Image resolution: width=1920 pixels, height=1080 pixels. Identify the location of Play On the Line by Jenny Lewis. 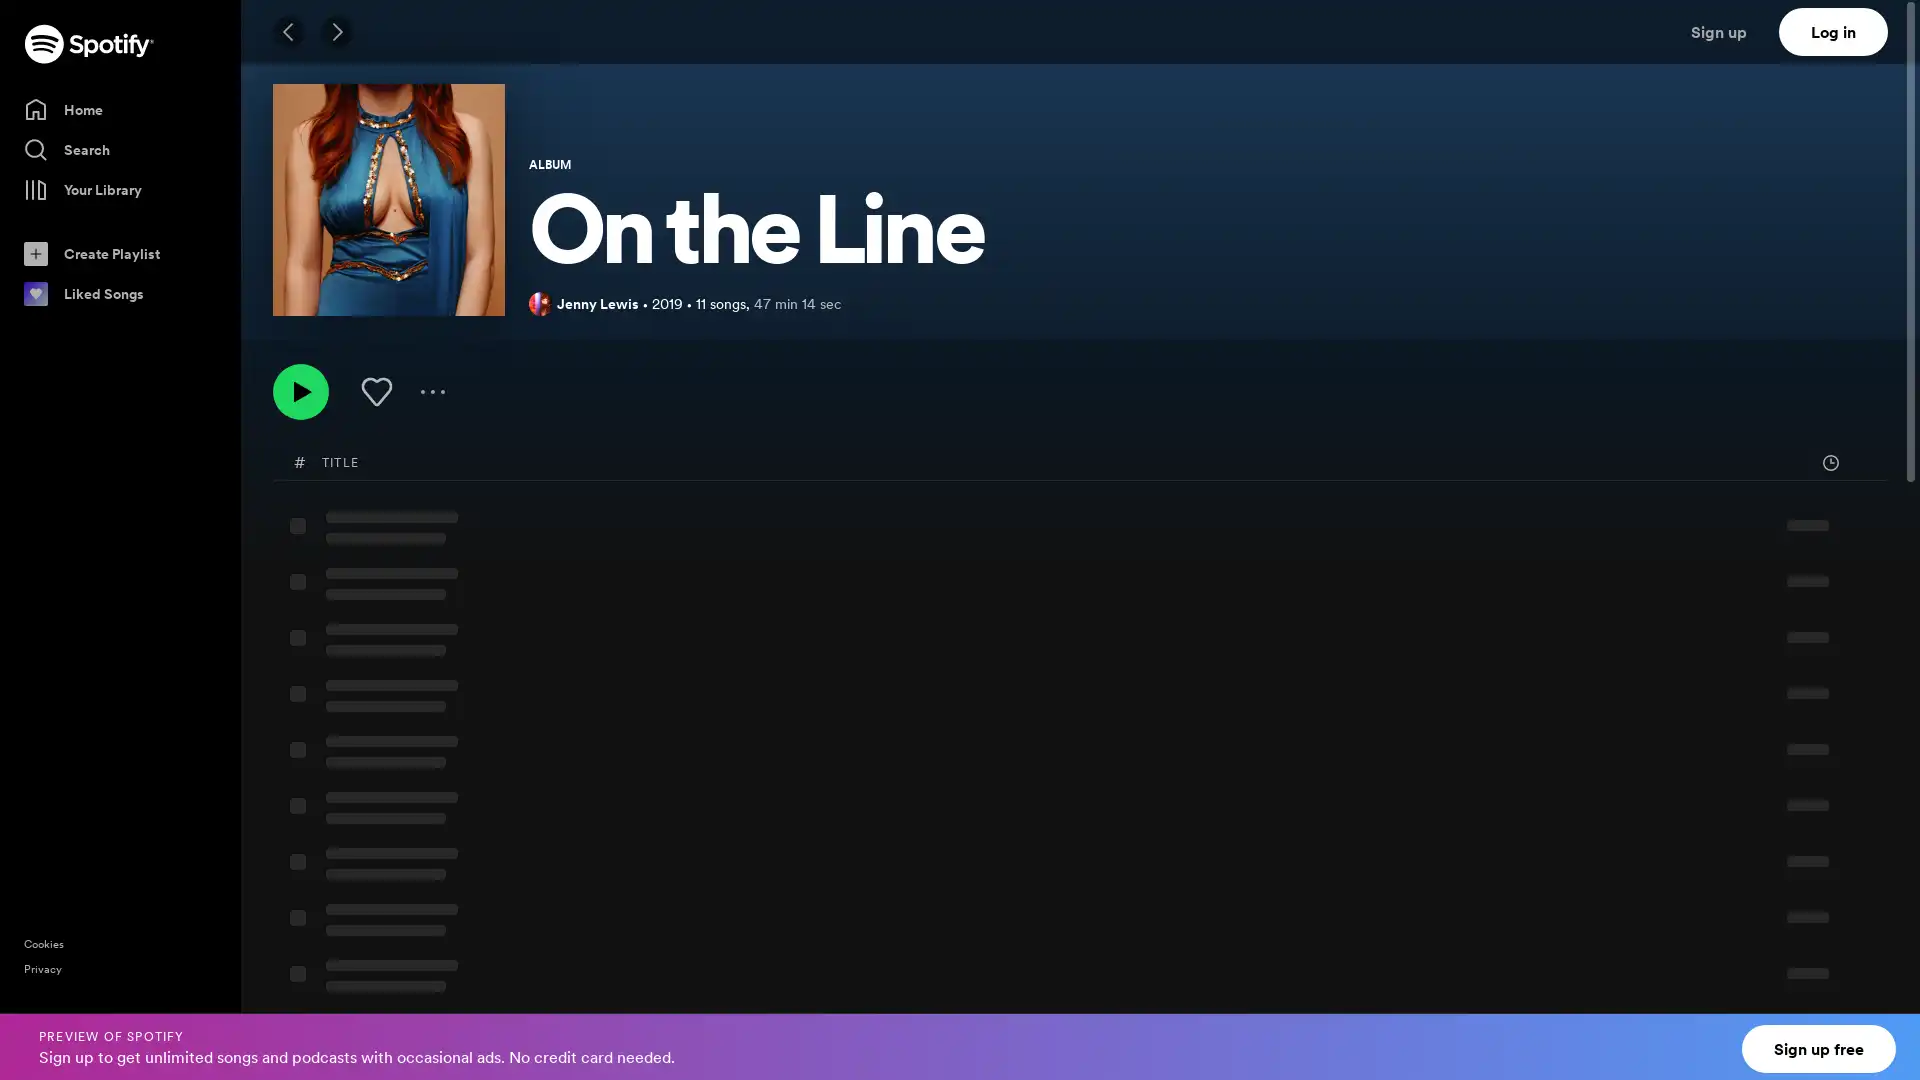
(297, 1029).